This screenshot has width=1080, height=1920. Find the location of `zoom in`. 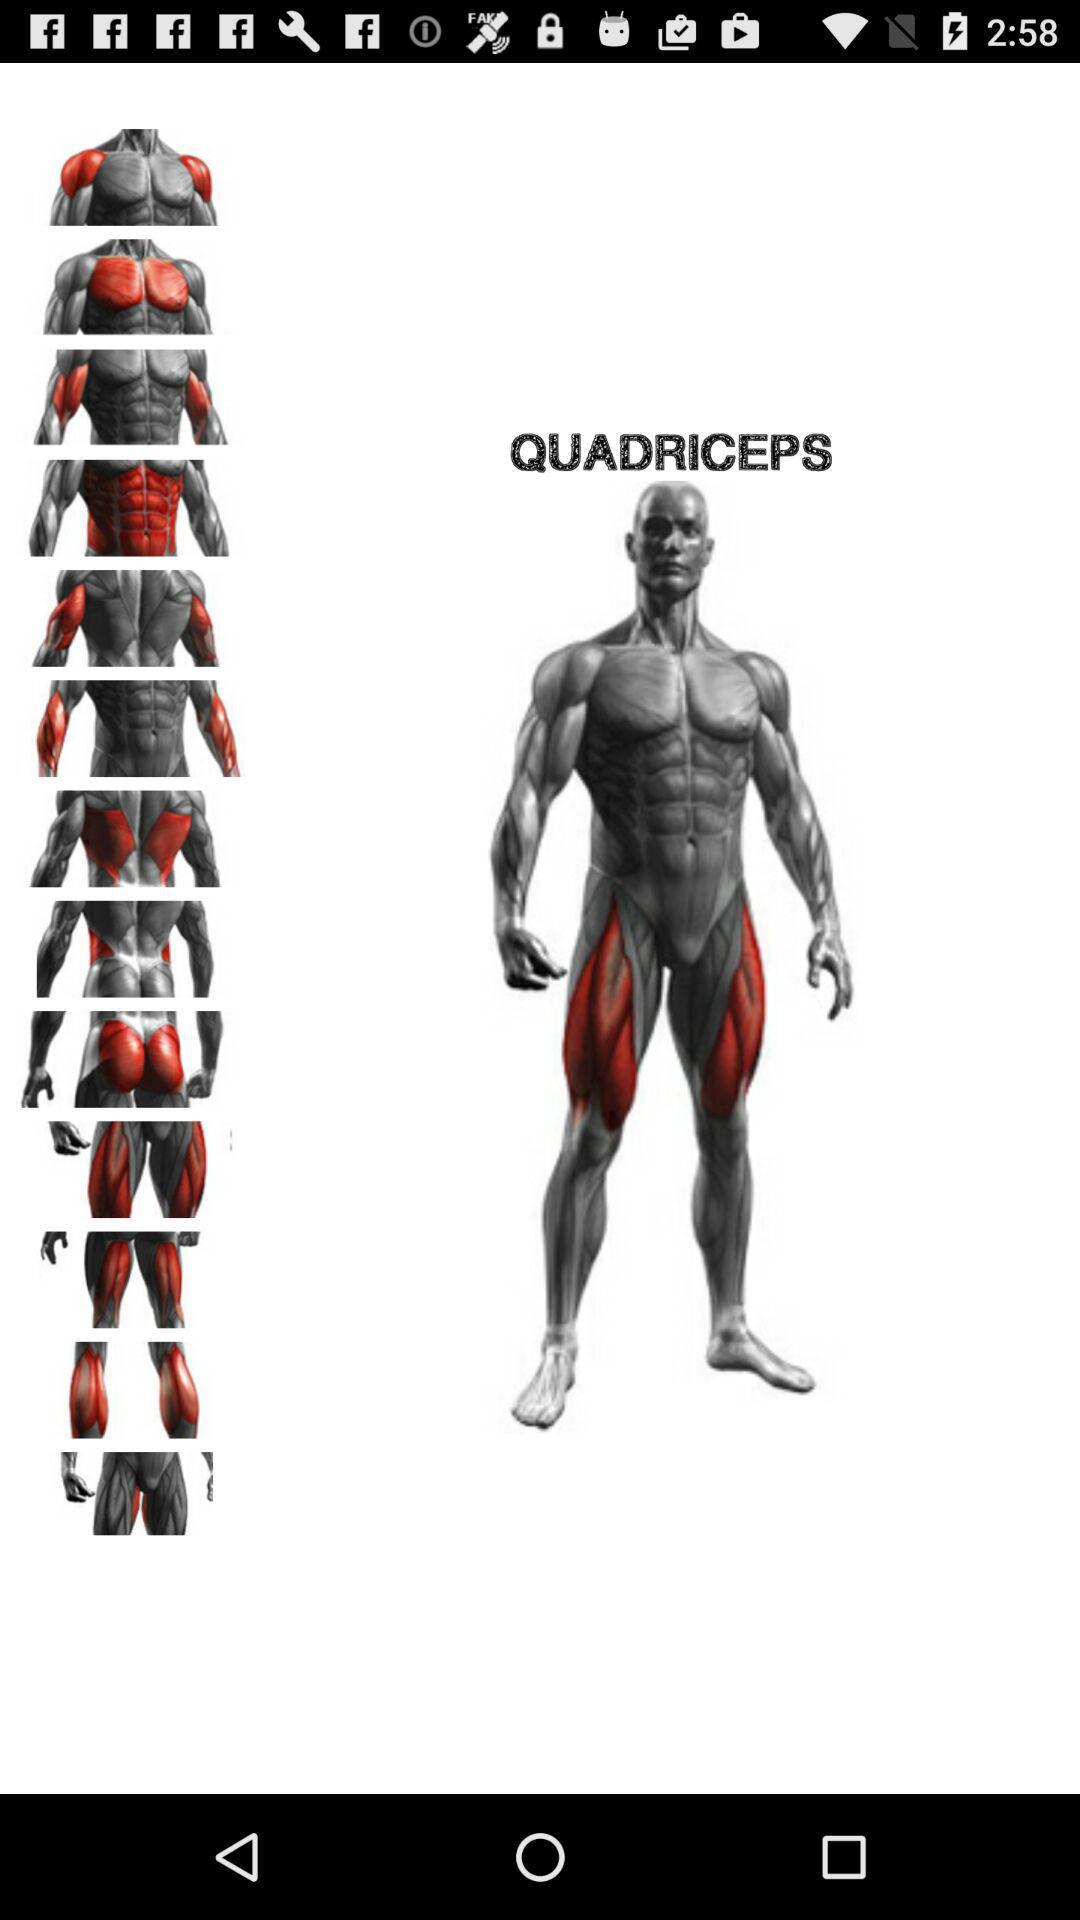

zoom in is located at coordinates (131, 1493).